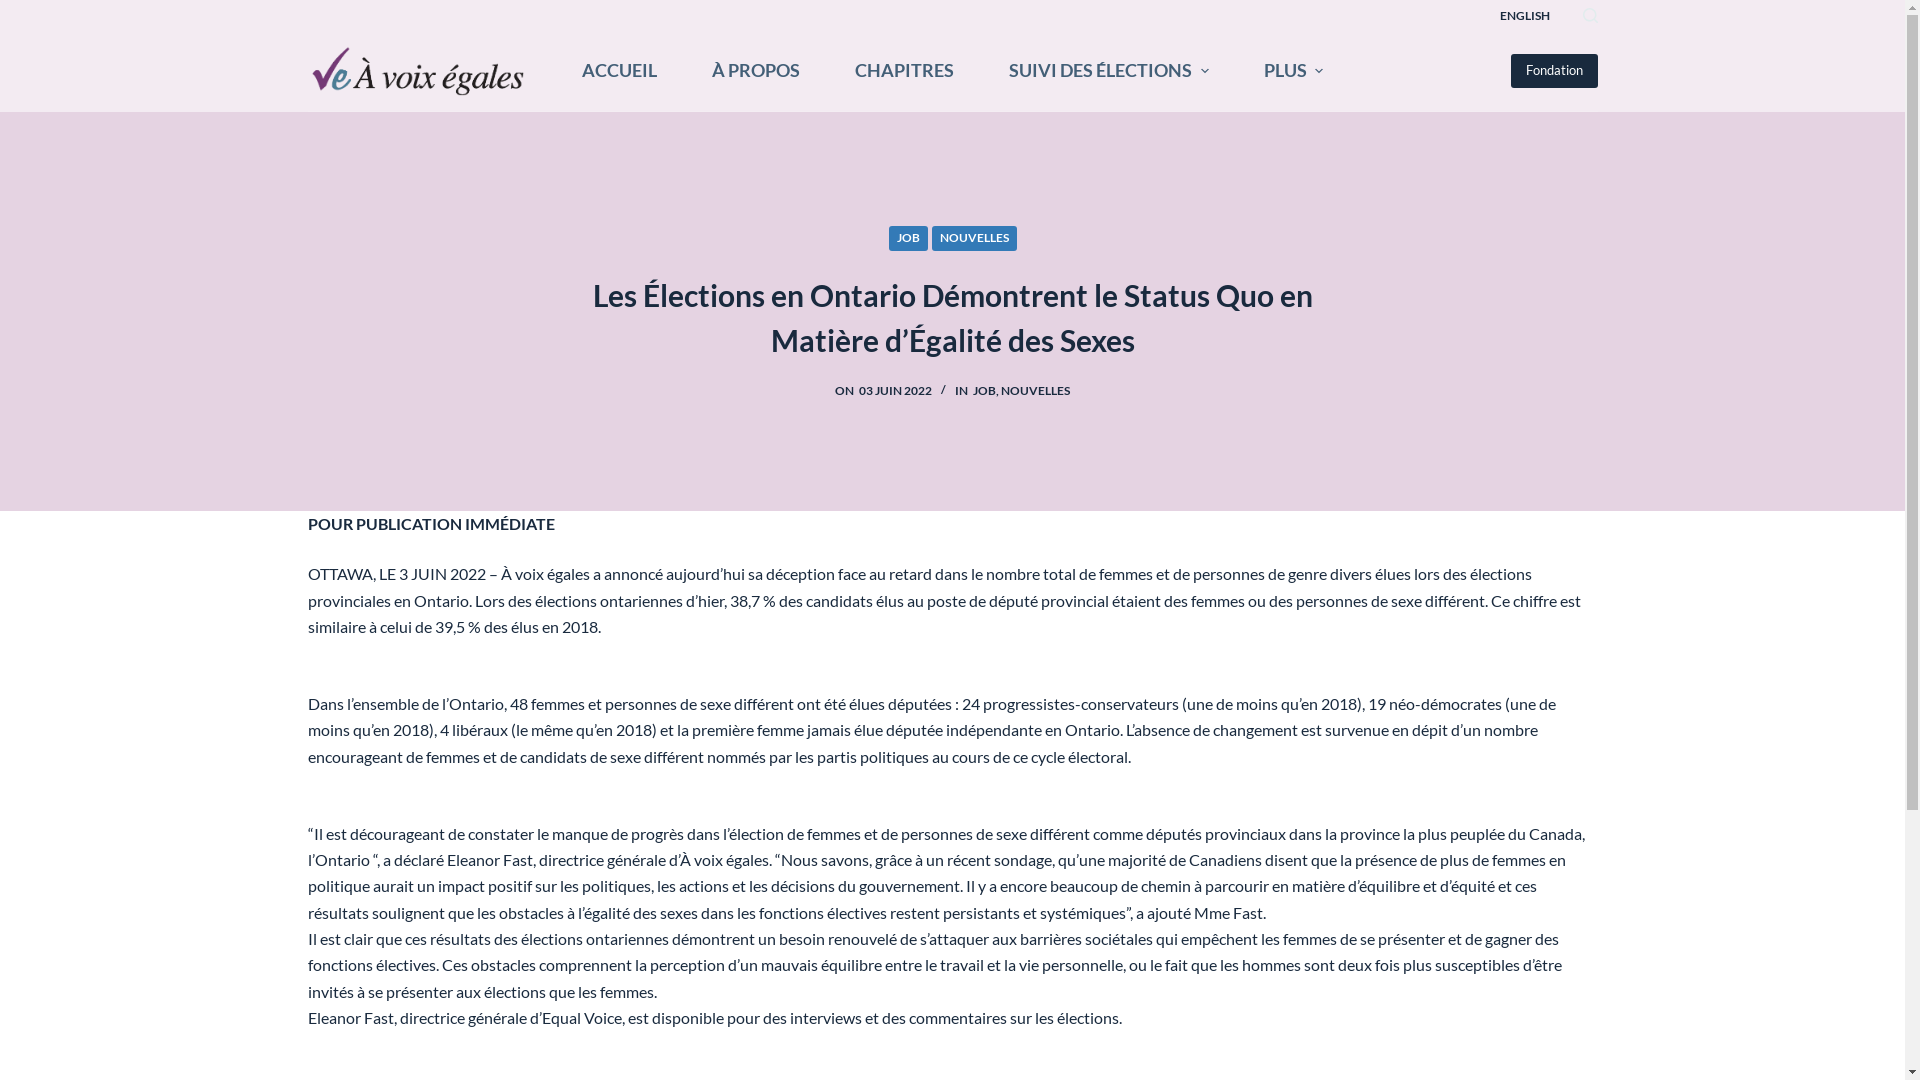 The height and width of the screenshot is (1080, 1920). Describe the element at coordinates (902, 69) in the screenshot. I see `'CHAPITRES'` at that location.